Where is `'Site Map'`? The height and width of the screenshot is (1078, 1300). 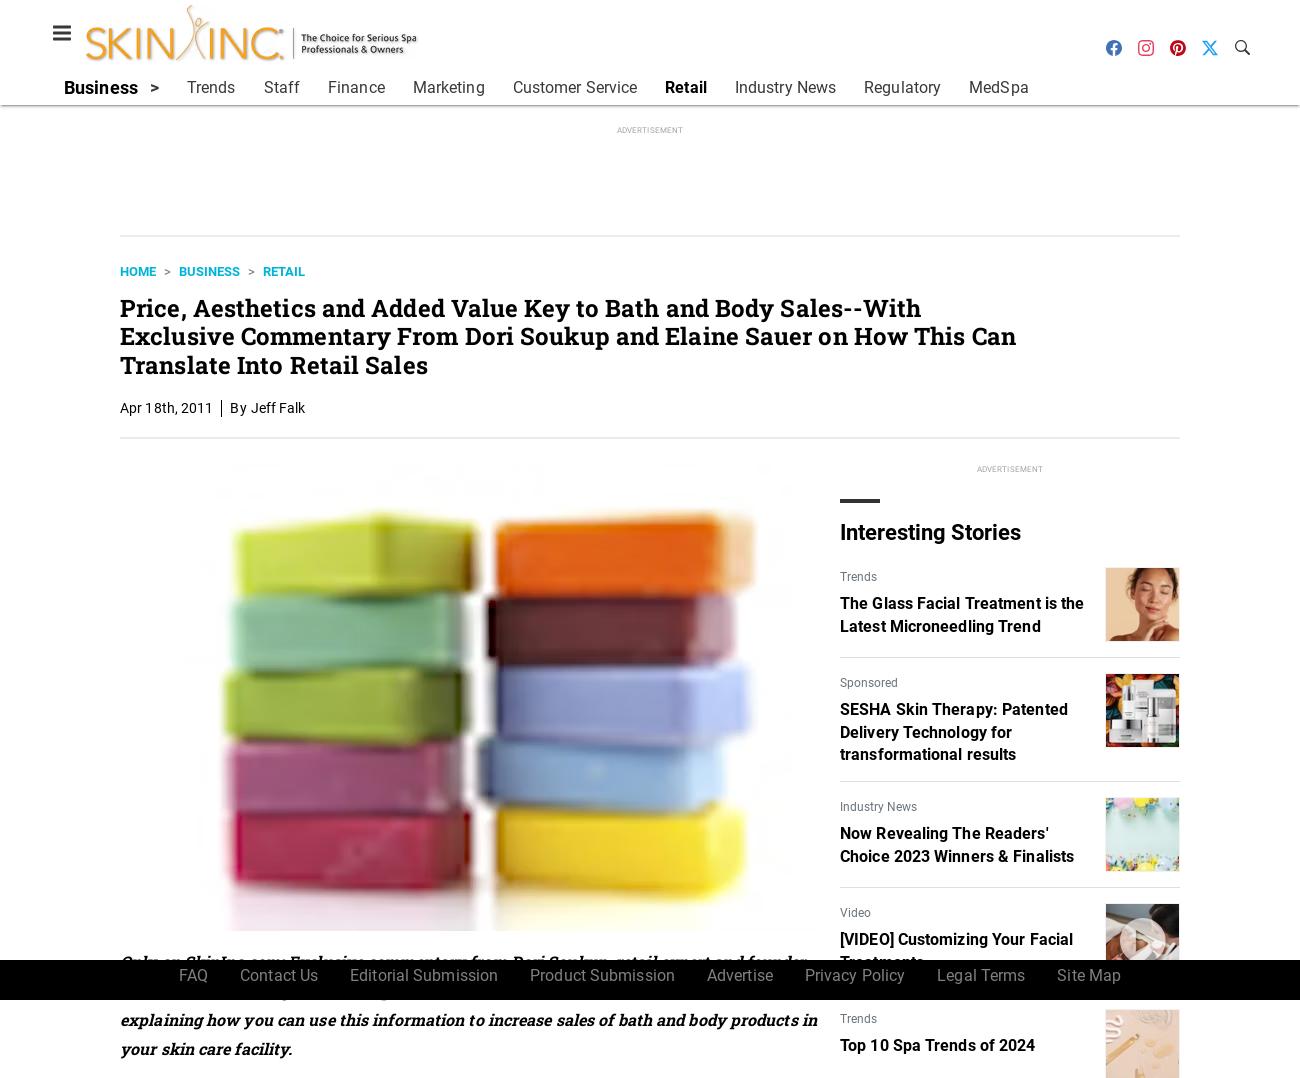
'Site Map' is located at coordinates (1088, 975).